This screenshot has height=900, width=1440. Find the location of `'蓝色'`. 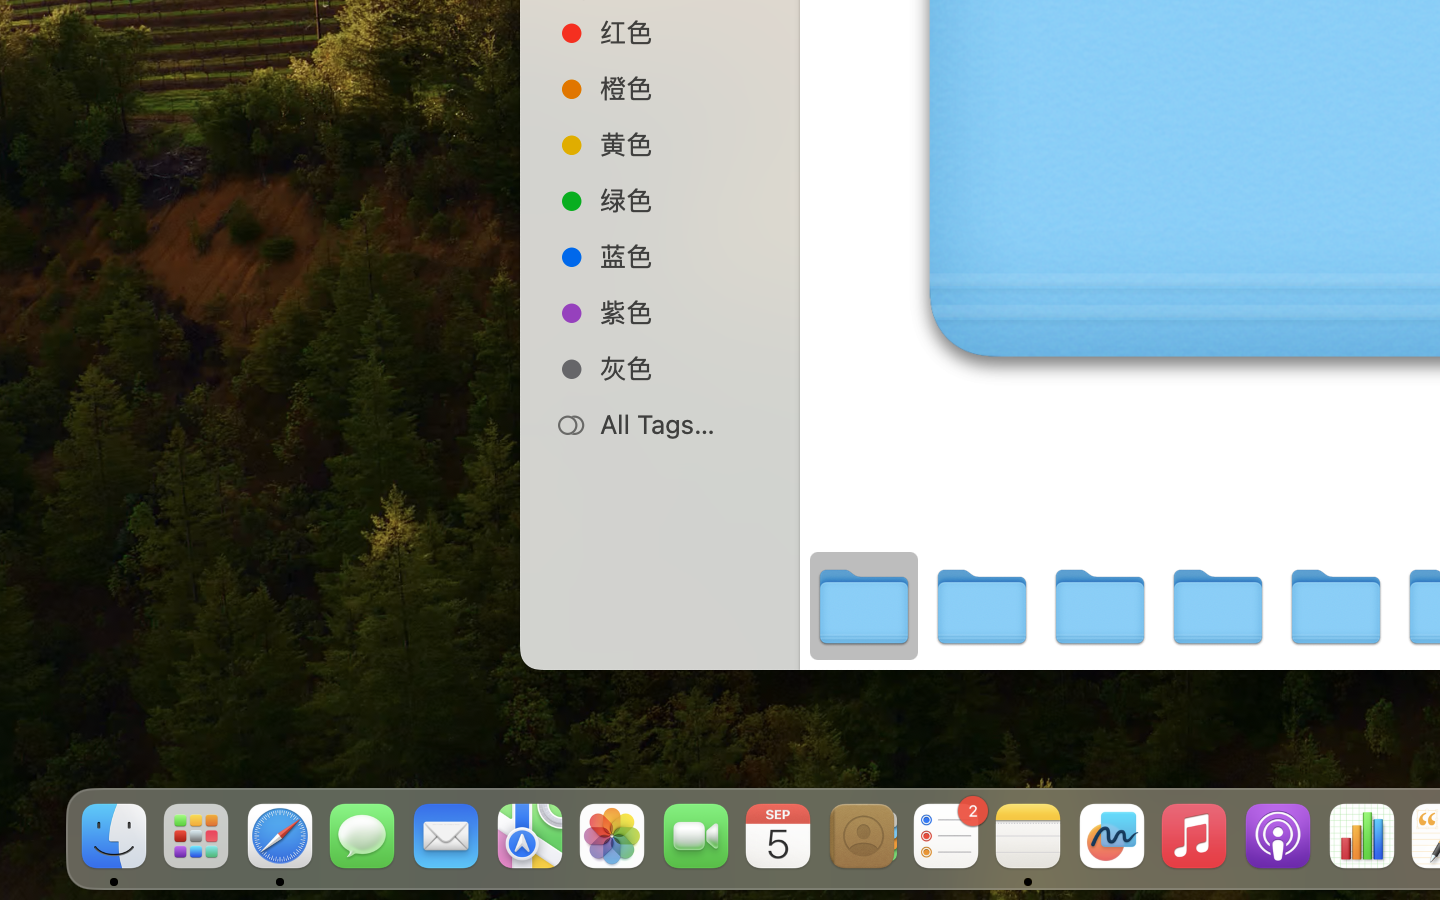

'蓝色' is located at coordinates (680, 254).